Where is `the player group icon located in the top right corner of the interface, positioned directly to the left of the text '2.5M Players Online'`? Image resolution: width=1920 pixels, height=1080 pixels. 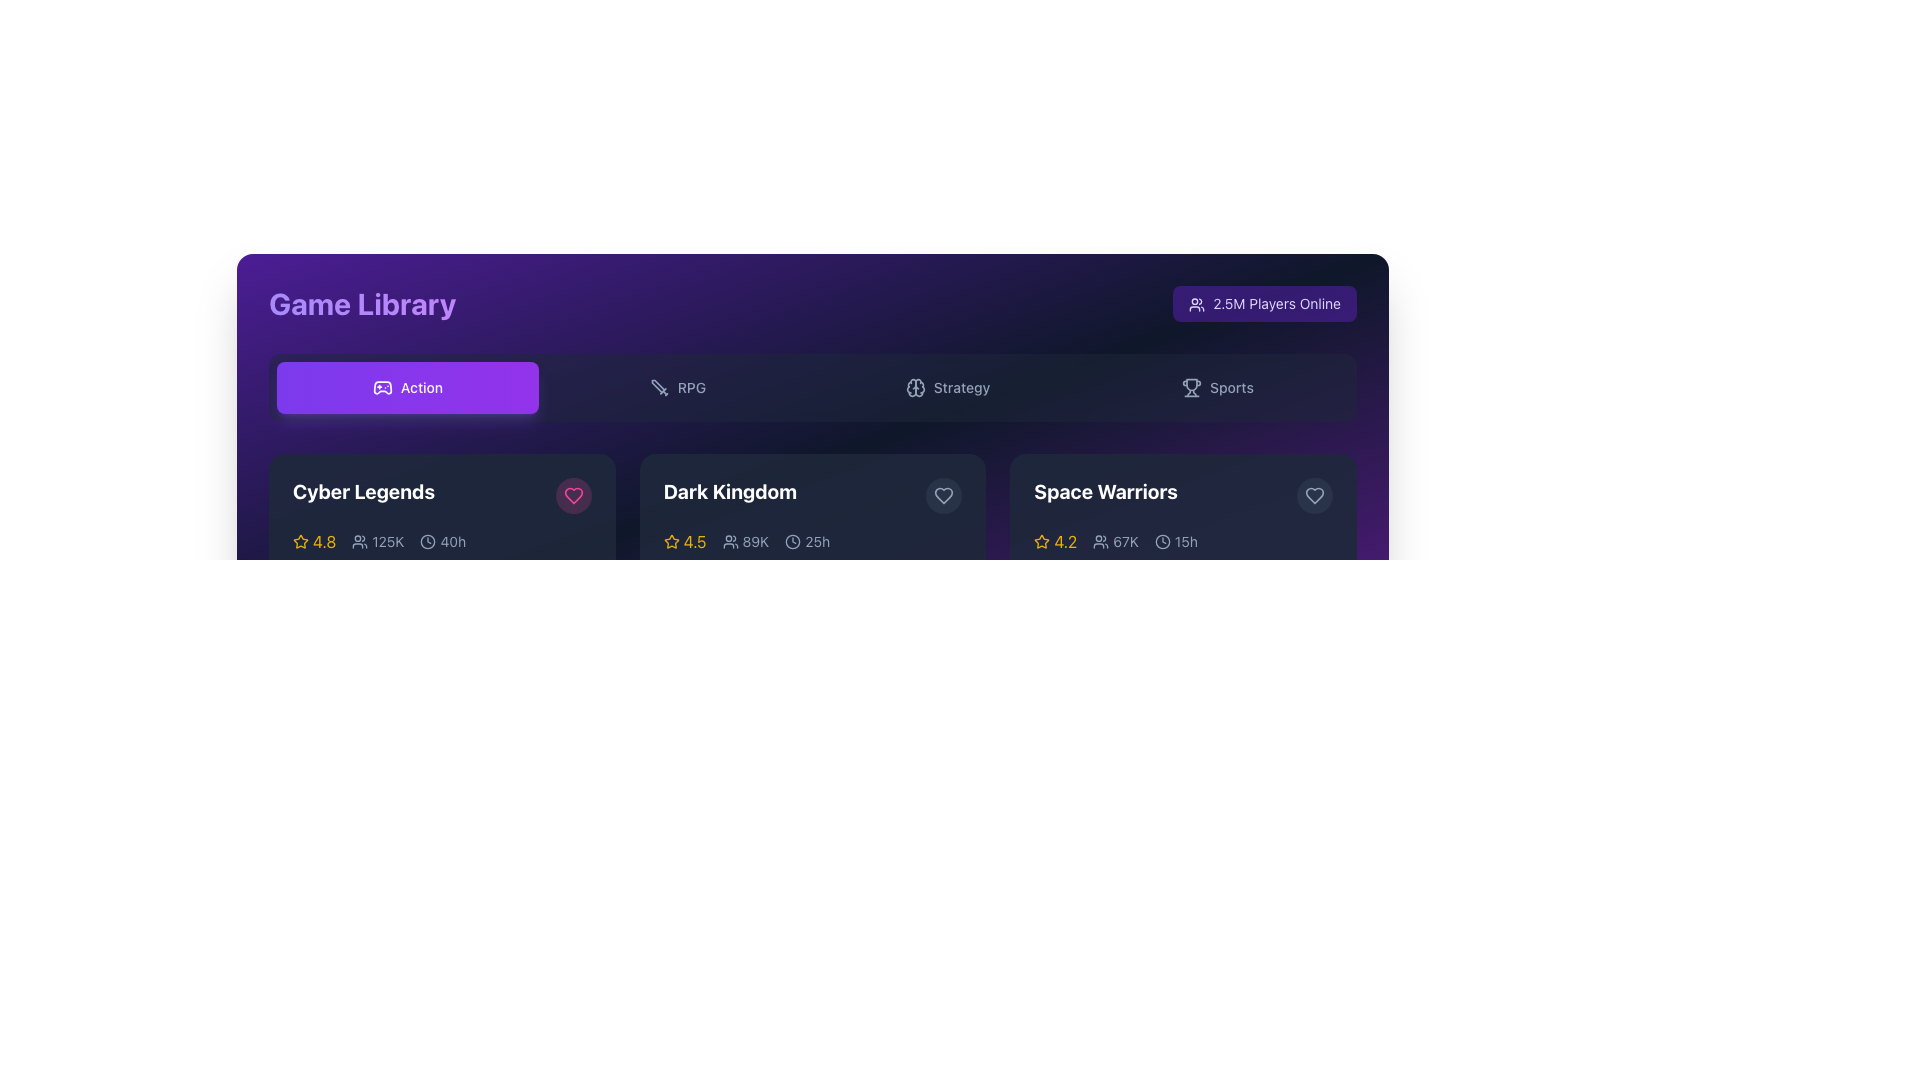
the player group icon located in the top right corner of the interface, positioned directly to the left of the text '2.5M Players Online' is located at coordinates (1197, 305).